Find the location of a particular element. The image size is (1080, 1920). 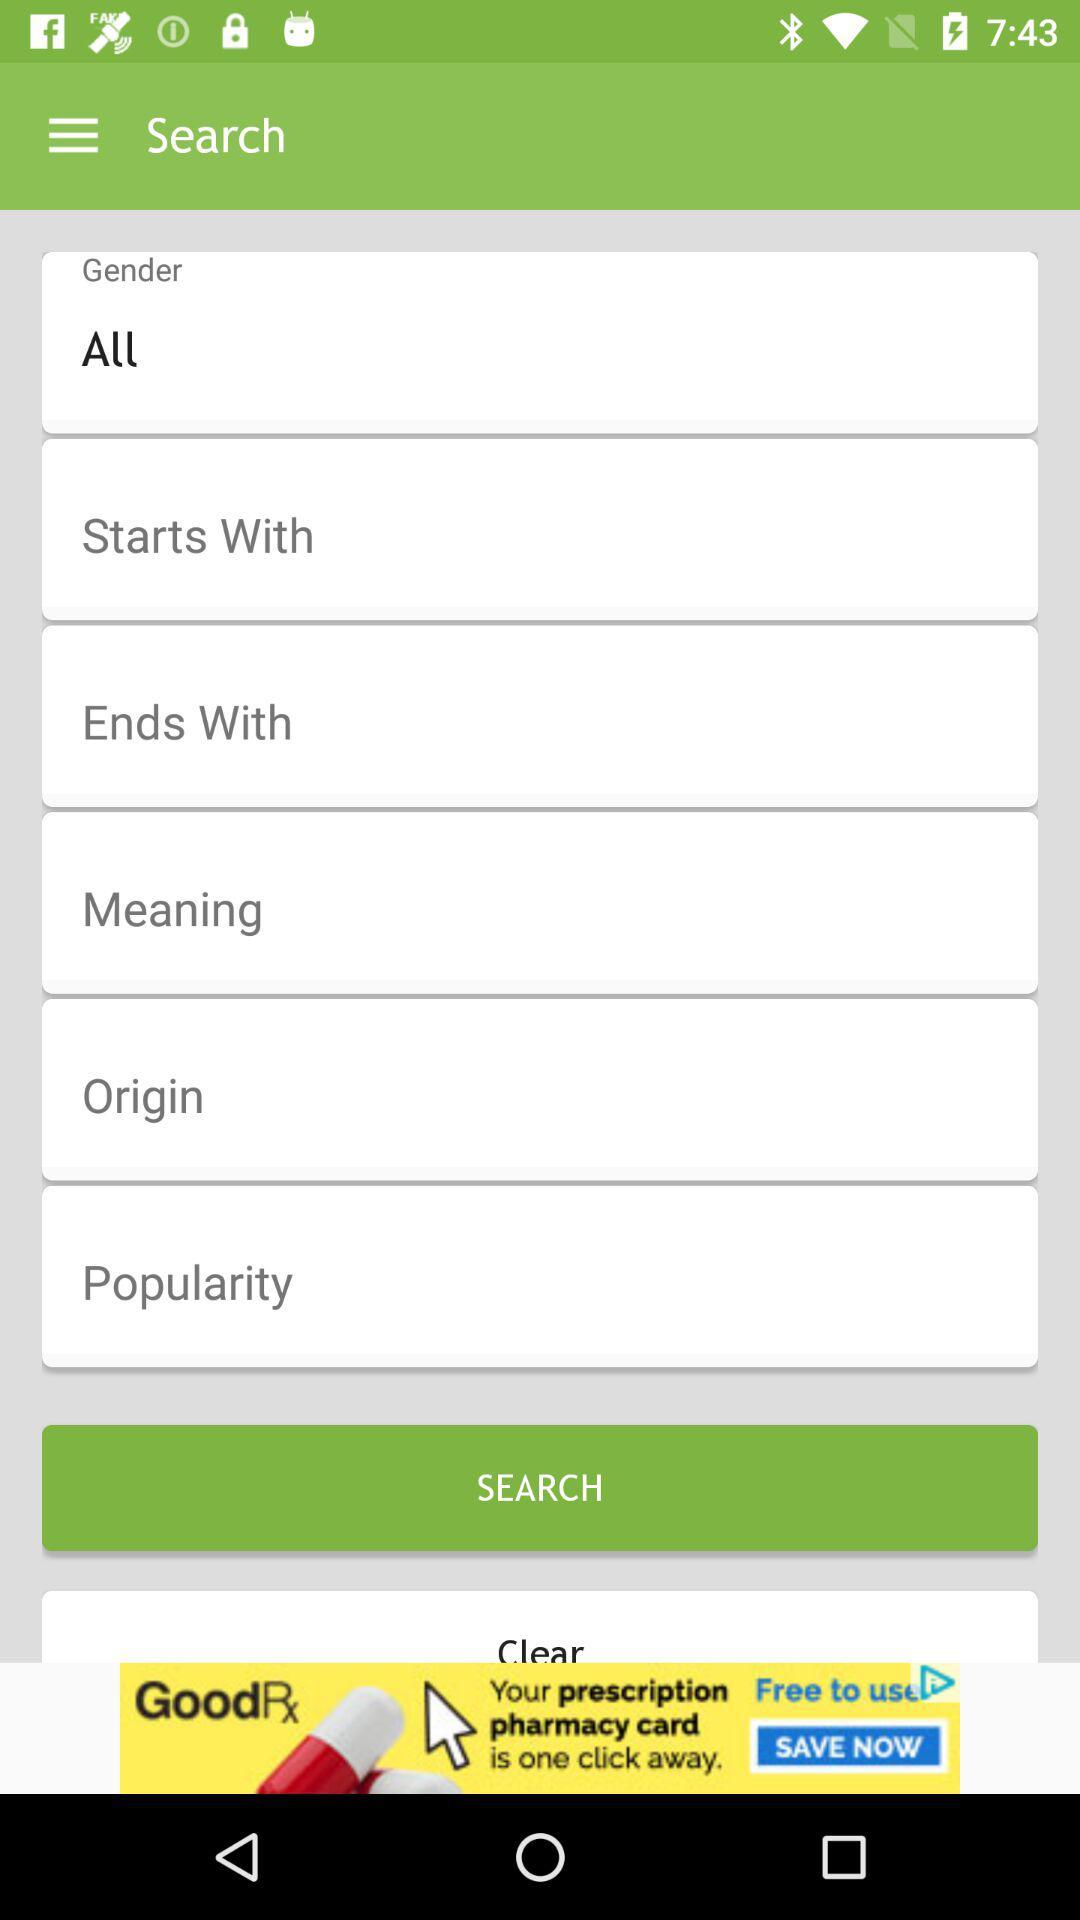

the meaning letter is located at coordinates (553, 909).